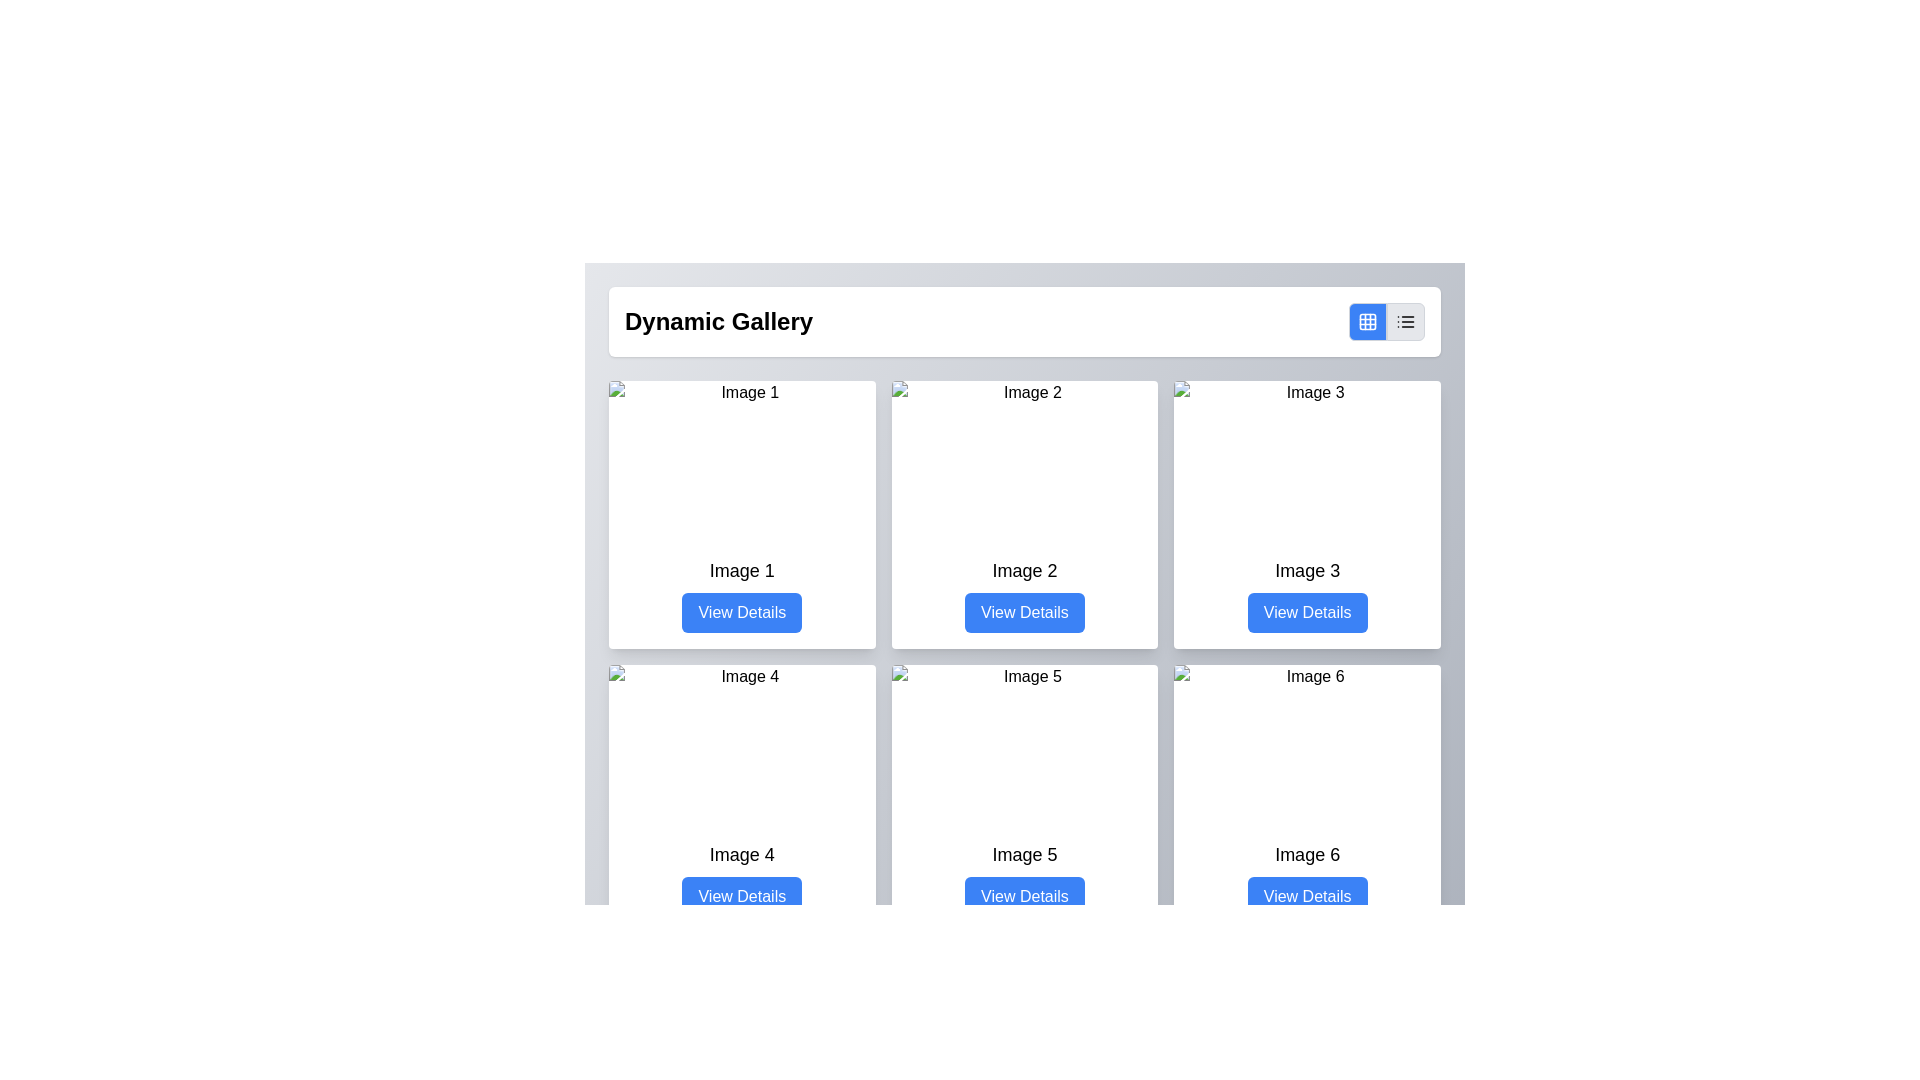 This screenshot has height=1080, width=1920. I want to click on the image representing 'Image 3' located in the top section of the card in the first row and third column of the grid layout, so click(1307, 461).